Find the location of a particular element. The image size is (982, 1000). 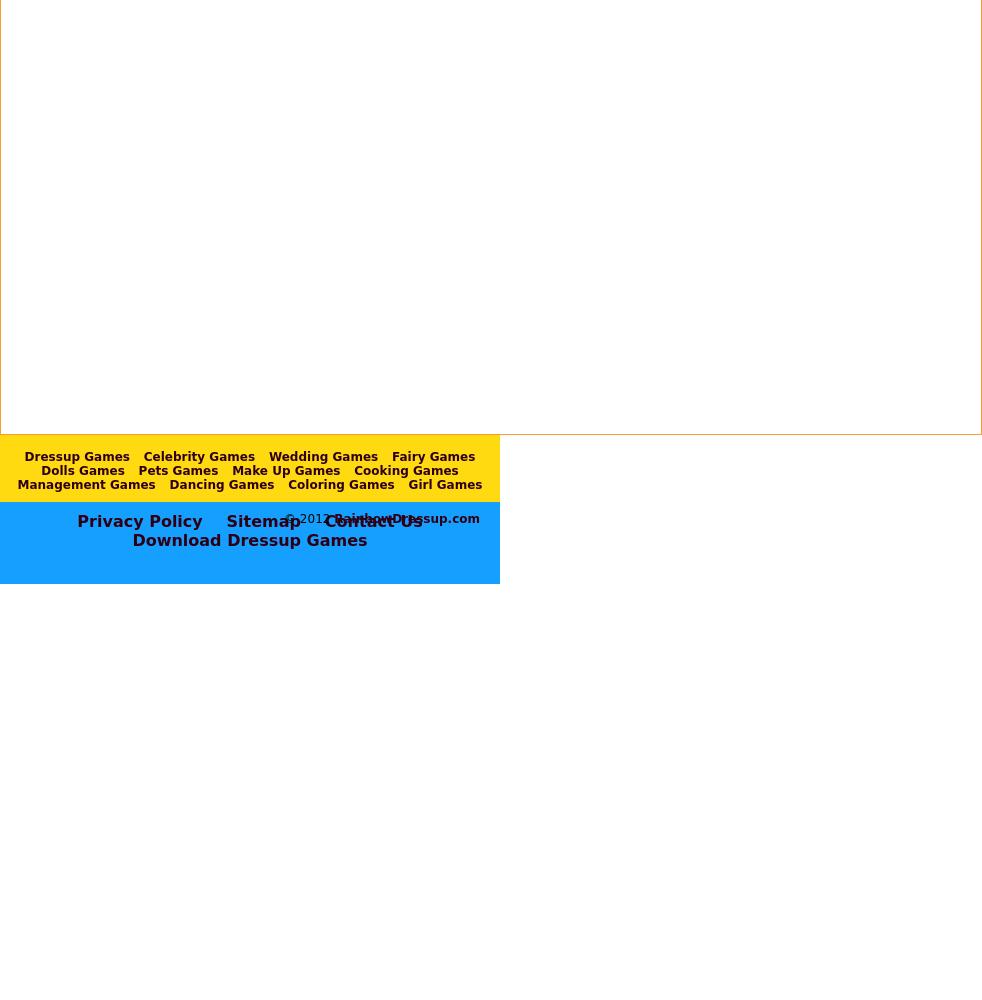

'Cooking Games' is located at coordinates (405, 469).